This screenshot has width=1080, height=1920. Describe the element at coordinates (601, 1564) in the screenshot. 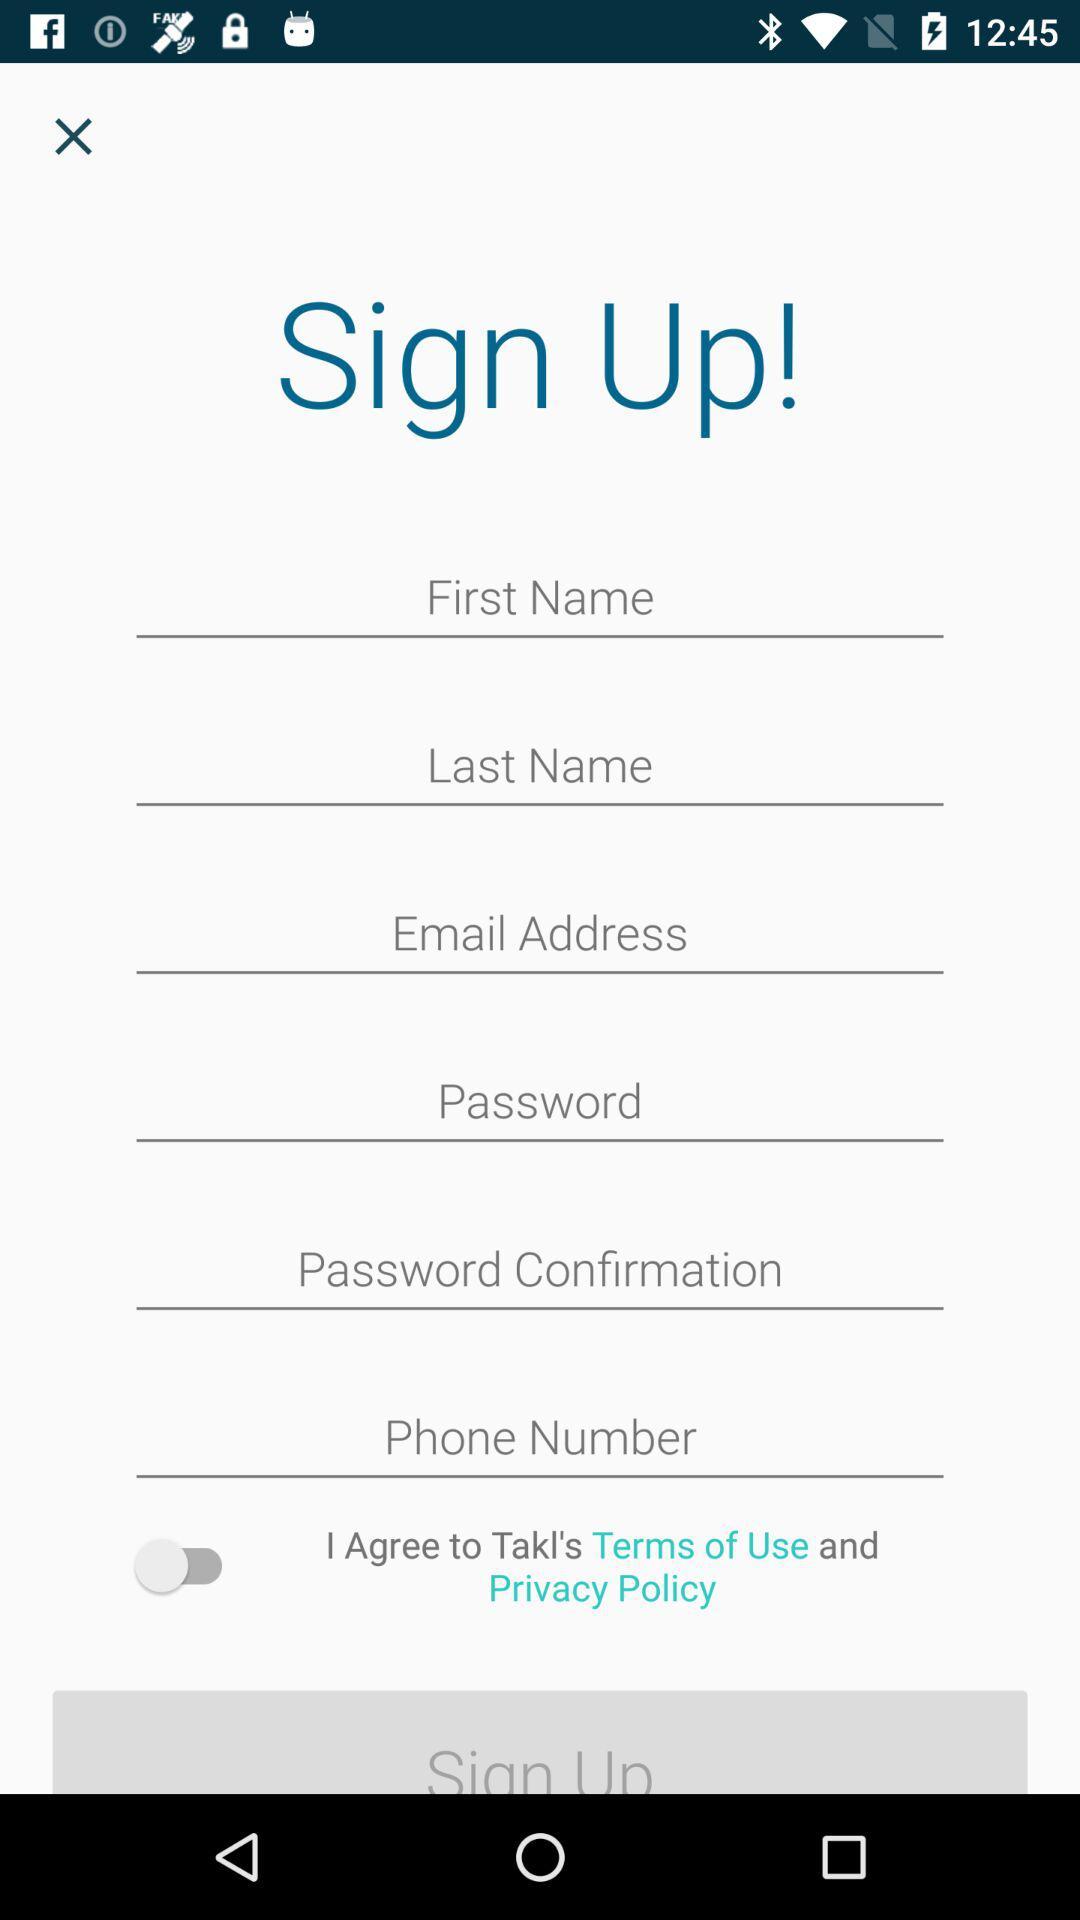

I see `the icon above the sign up icon` at that location.